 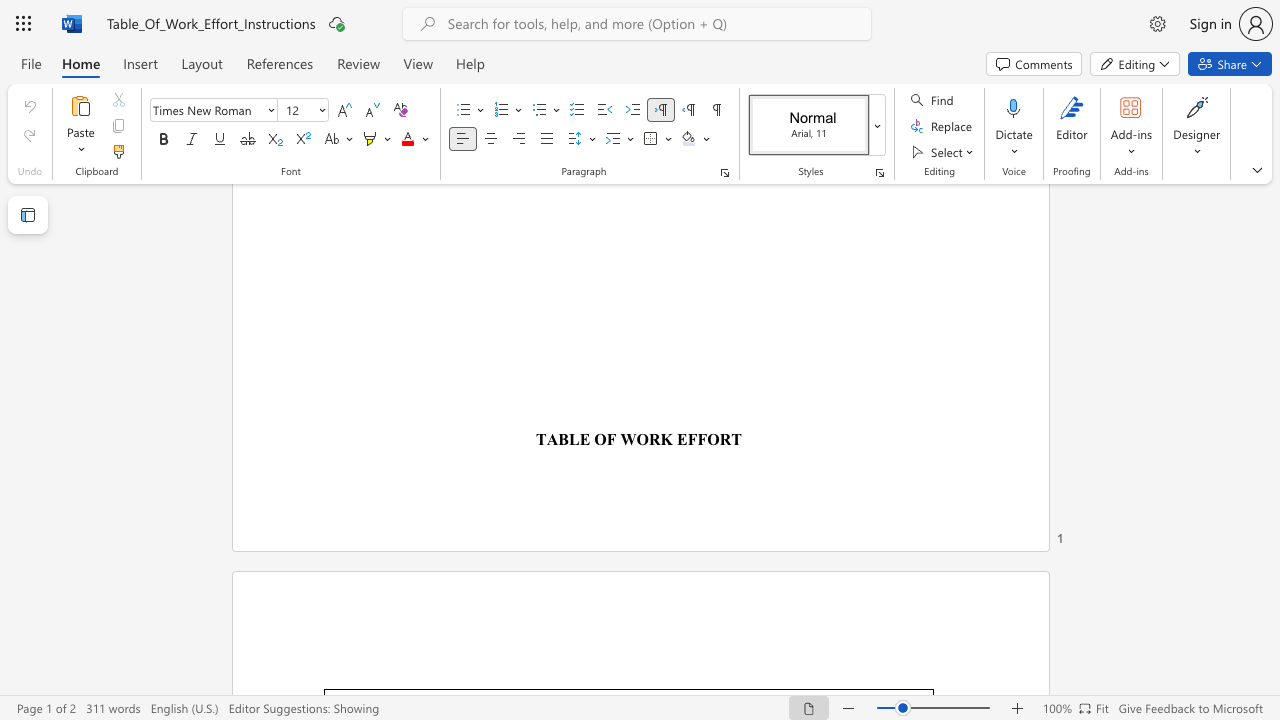 What do you see at coordinates (605, 438) in the screenshot?
I see `the space between the continuous character "O" and "F" in the text` at bounding box center [605, 438].